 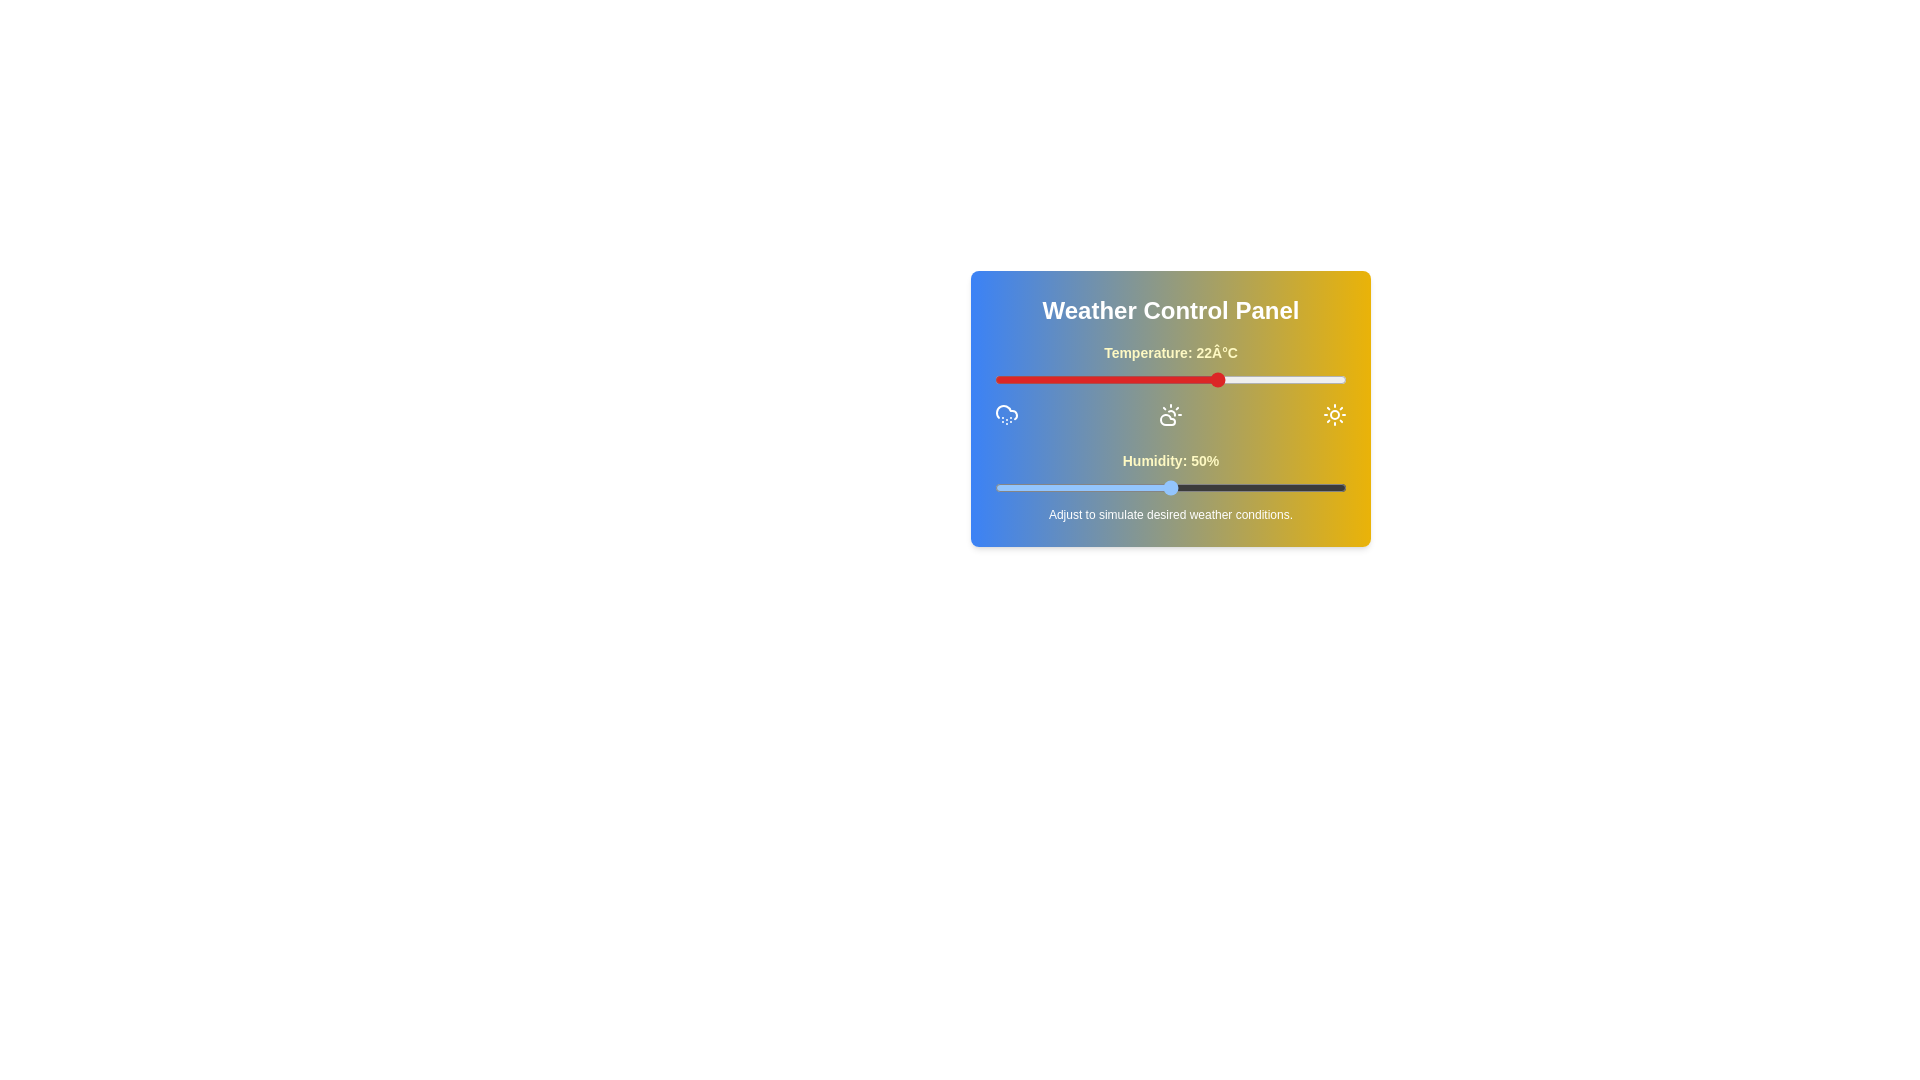 I want to click on the weather icon styled as a cloud with snowflakes, located centrally in the temperature adjustment row against a blue gradient background, so click(x=1007, y=414).